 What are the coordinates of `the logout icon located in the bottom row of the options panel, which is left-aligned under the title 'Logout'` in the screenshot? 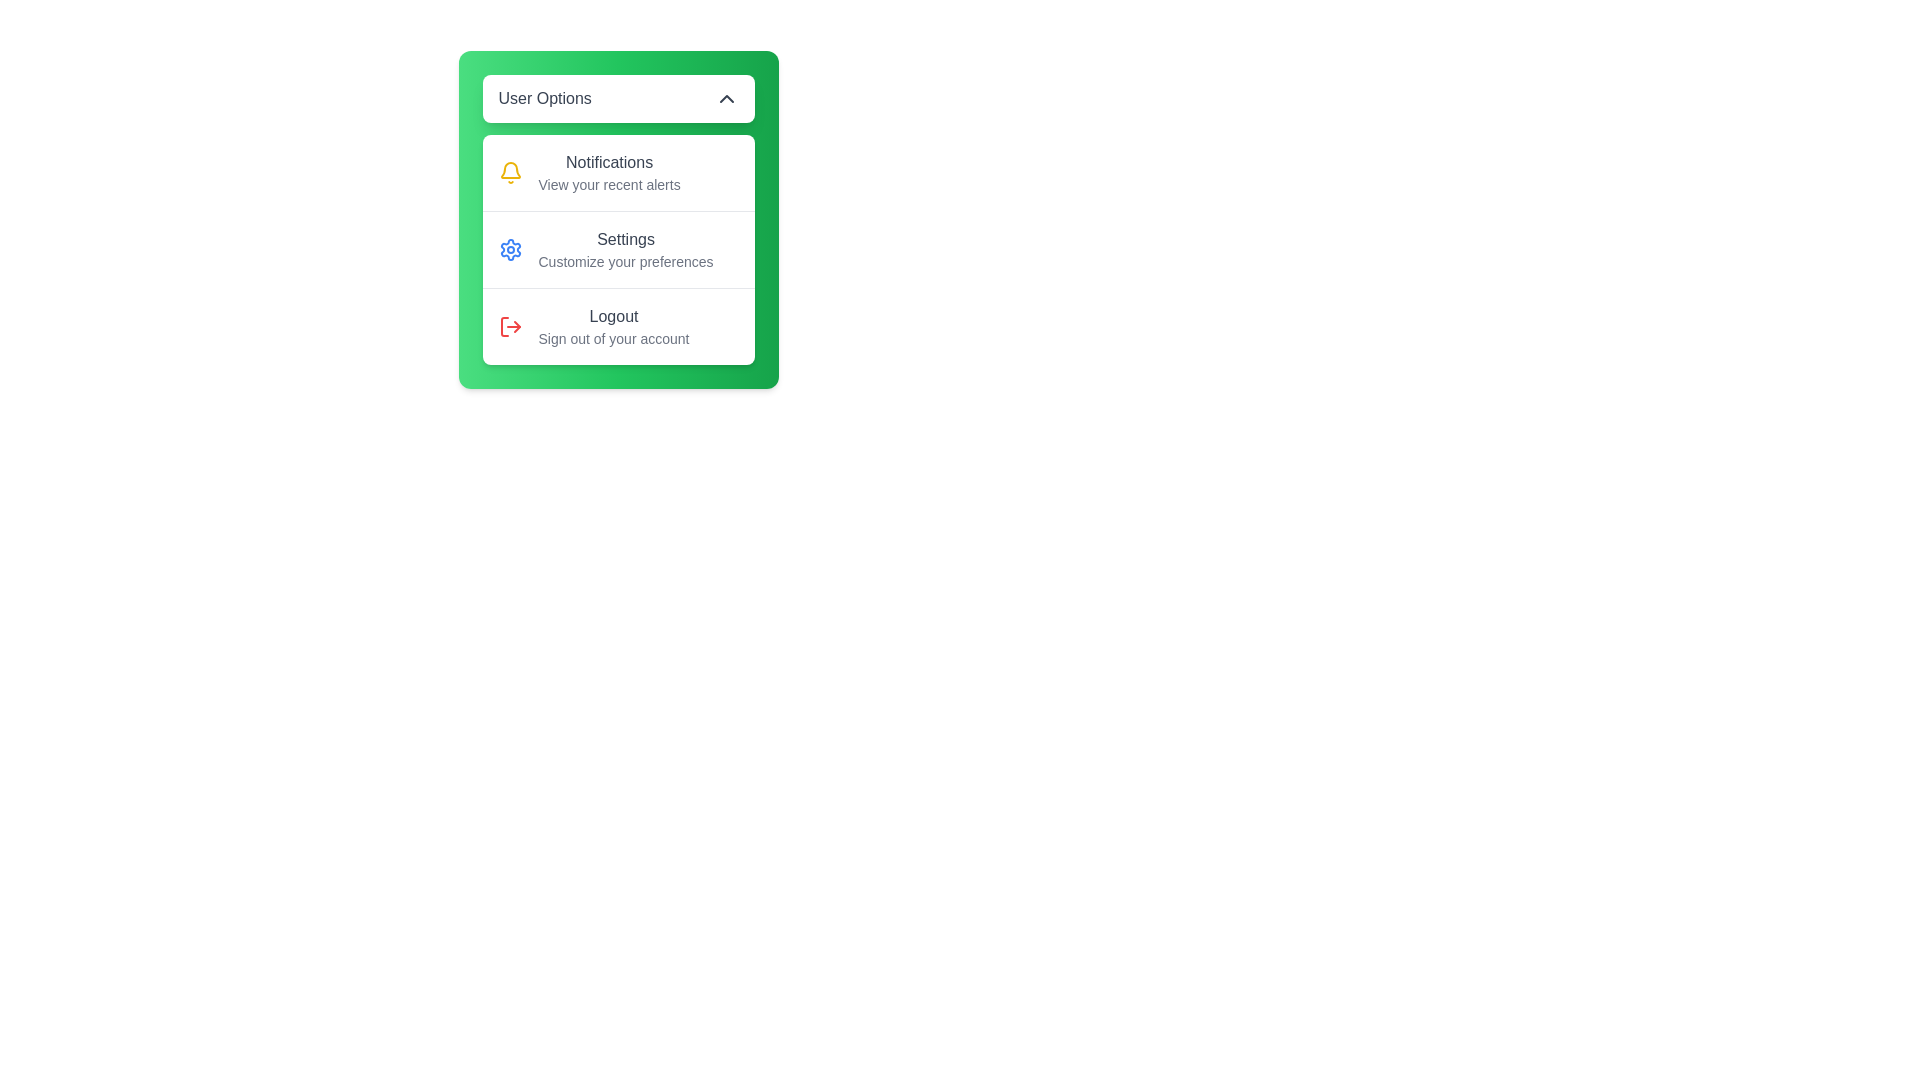 It's located at (510, 326).